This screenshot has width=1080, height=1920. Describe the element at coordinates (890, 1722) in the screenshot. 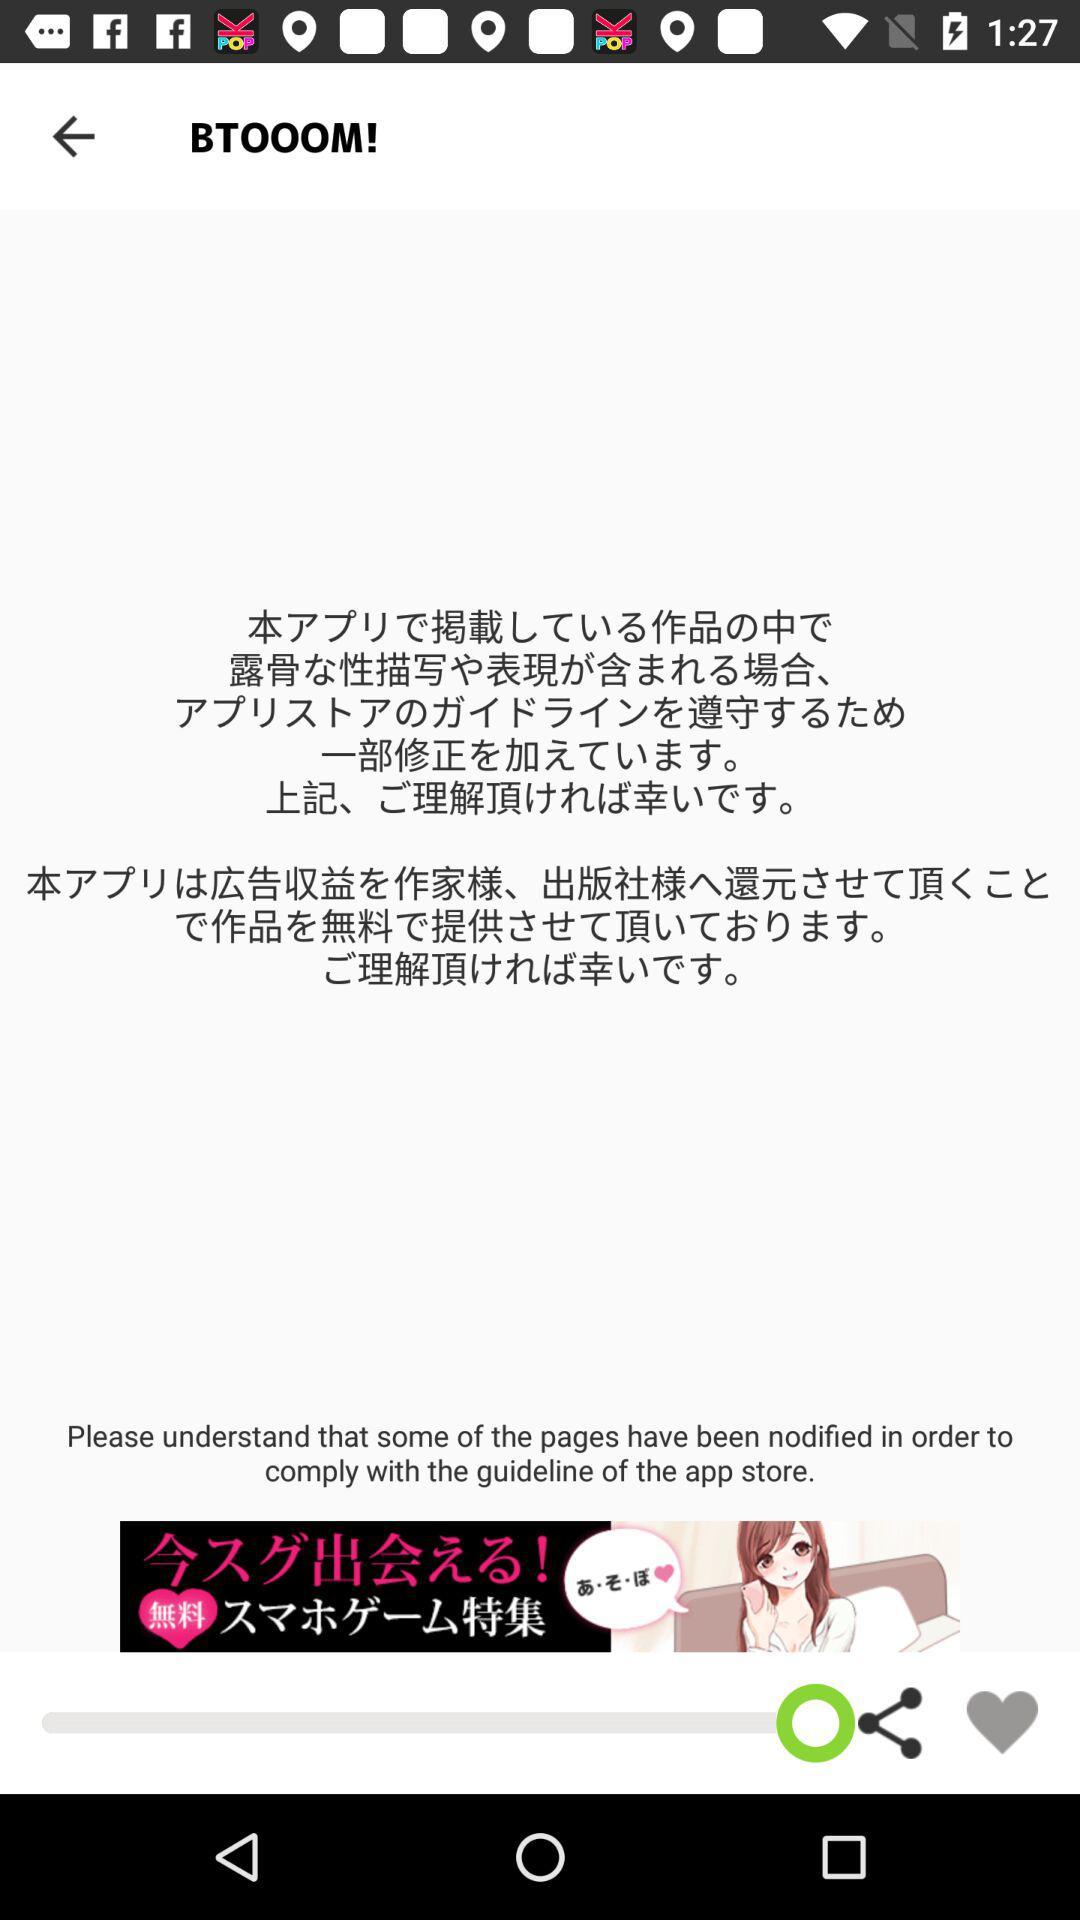

I see `share on social media` at that location.